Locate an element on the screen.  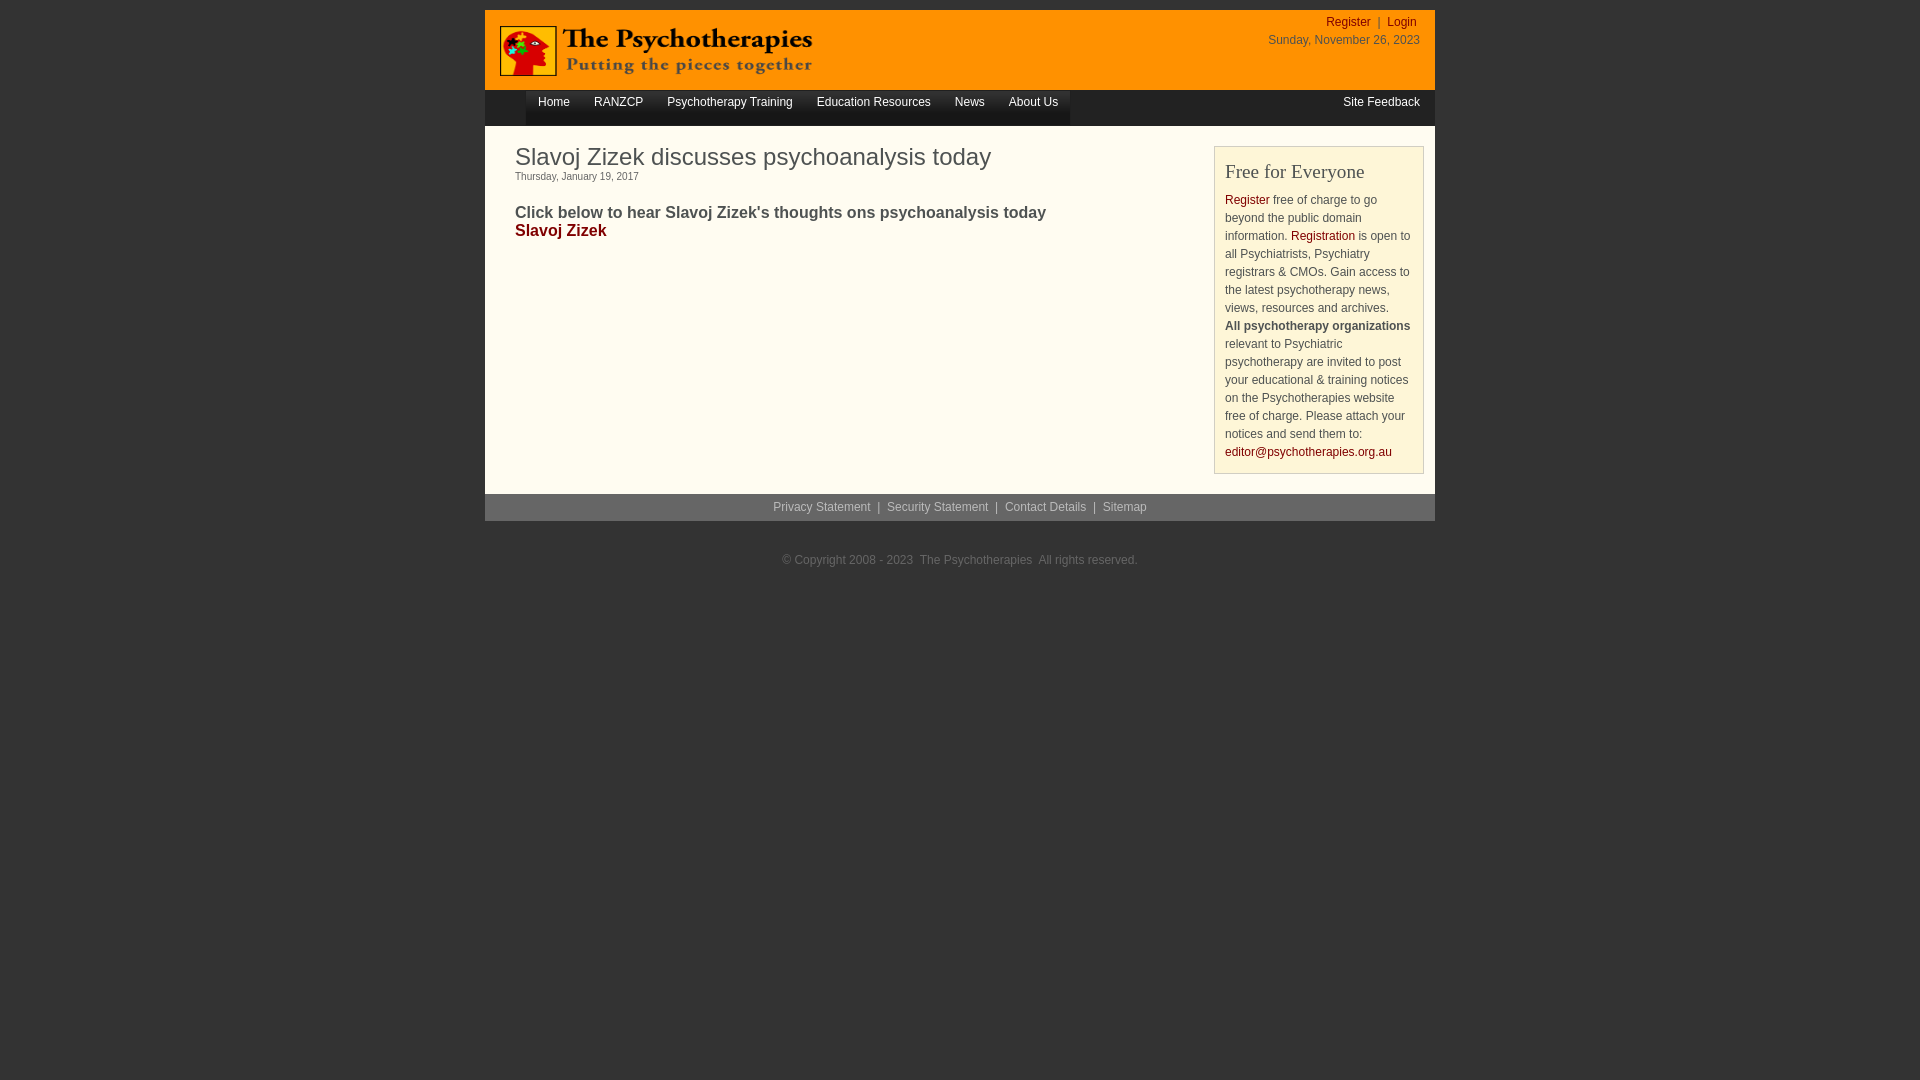
'Slavoj Zizek' is located at coordinates (560, 229).